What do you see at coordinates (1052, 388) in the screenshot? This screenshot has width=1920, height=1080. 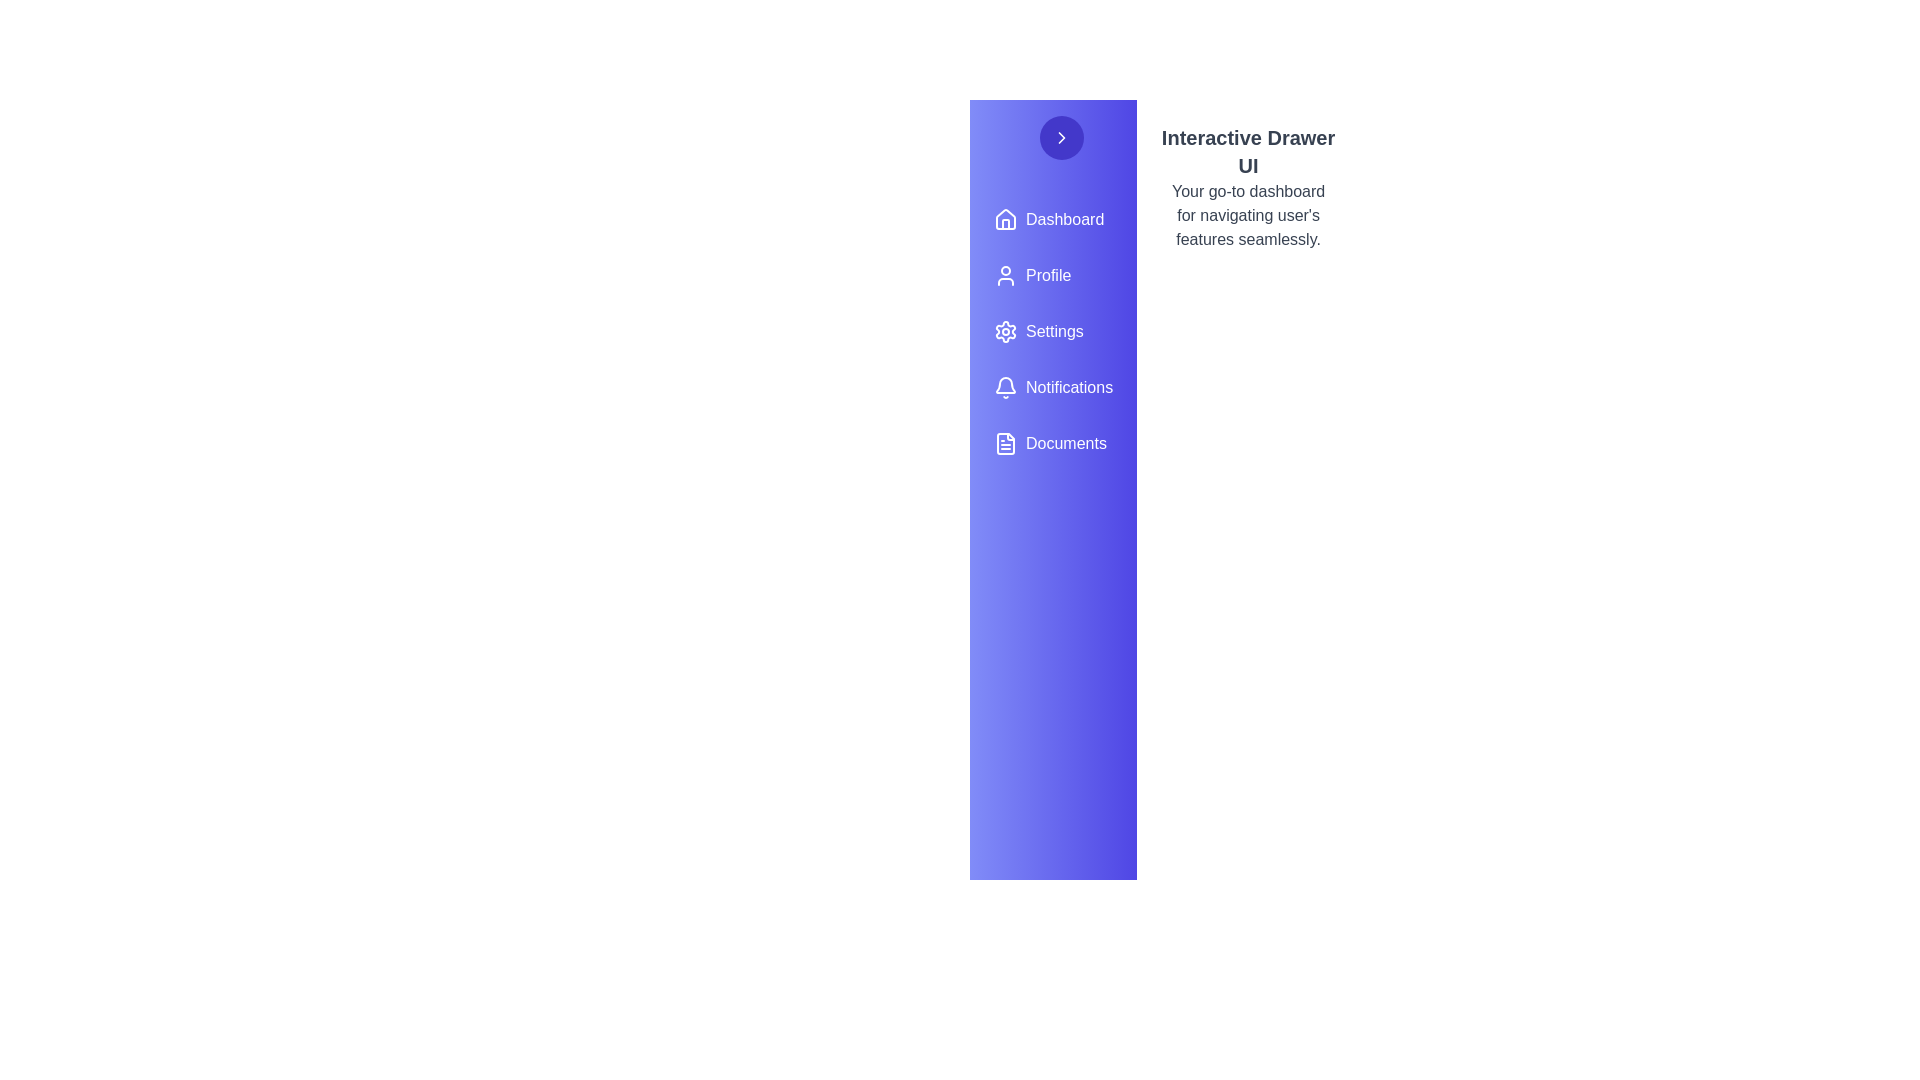 I see `the menu item Notifications` at bounding box center [1052, 388].